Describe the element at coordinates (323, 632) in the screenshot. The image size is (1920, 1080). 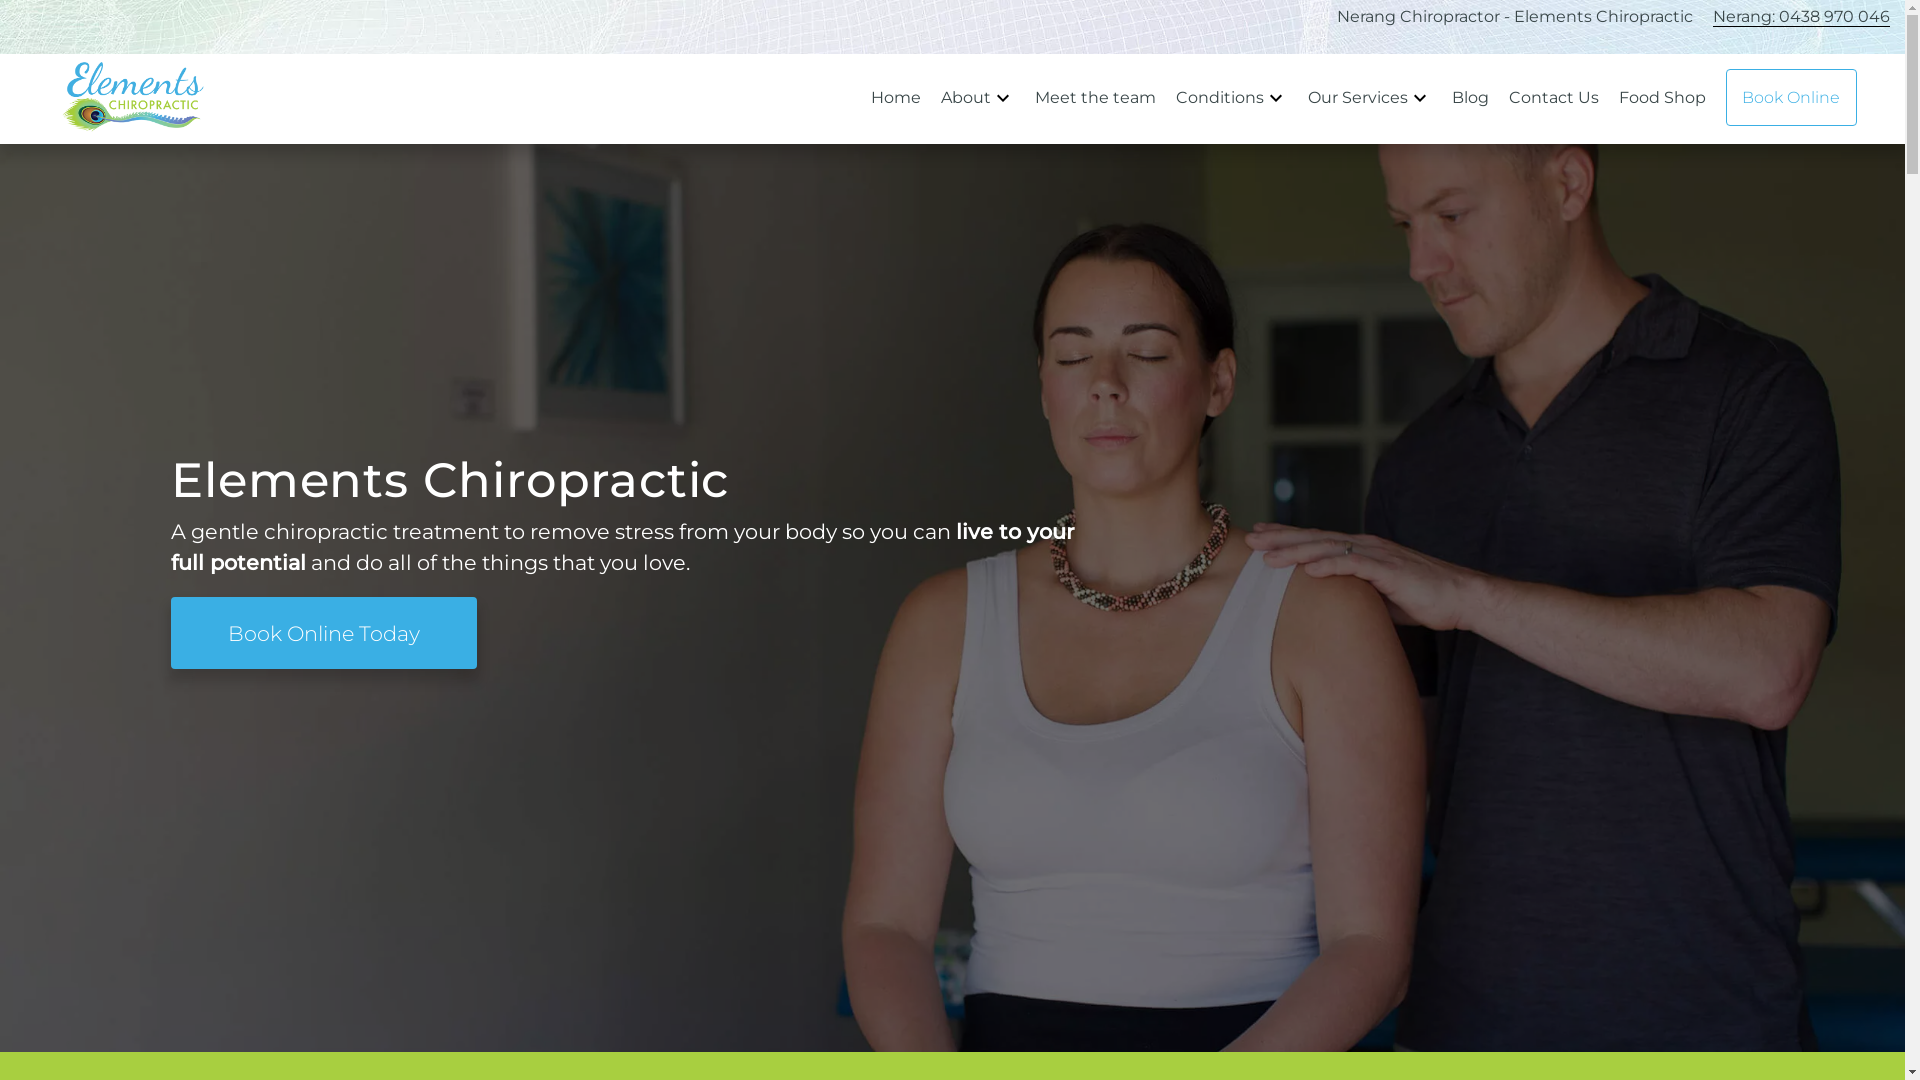
I see `'Book Online Today'` at that location.